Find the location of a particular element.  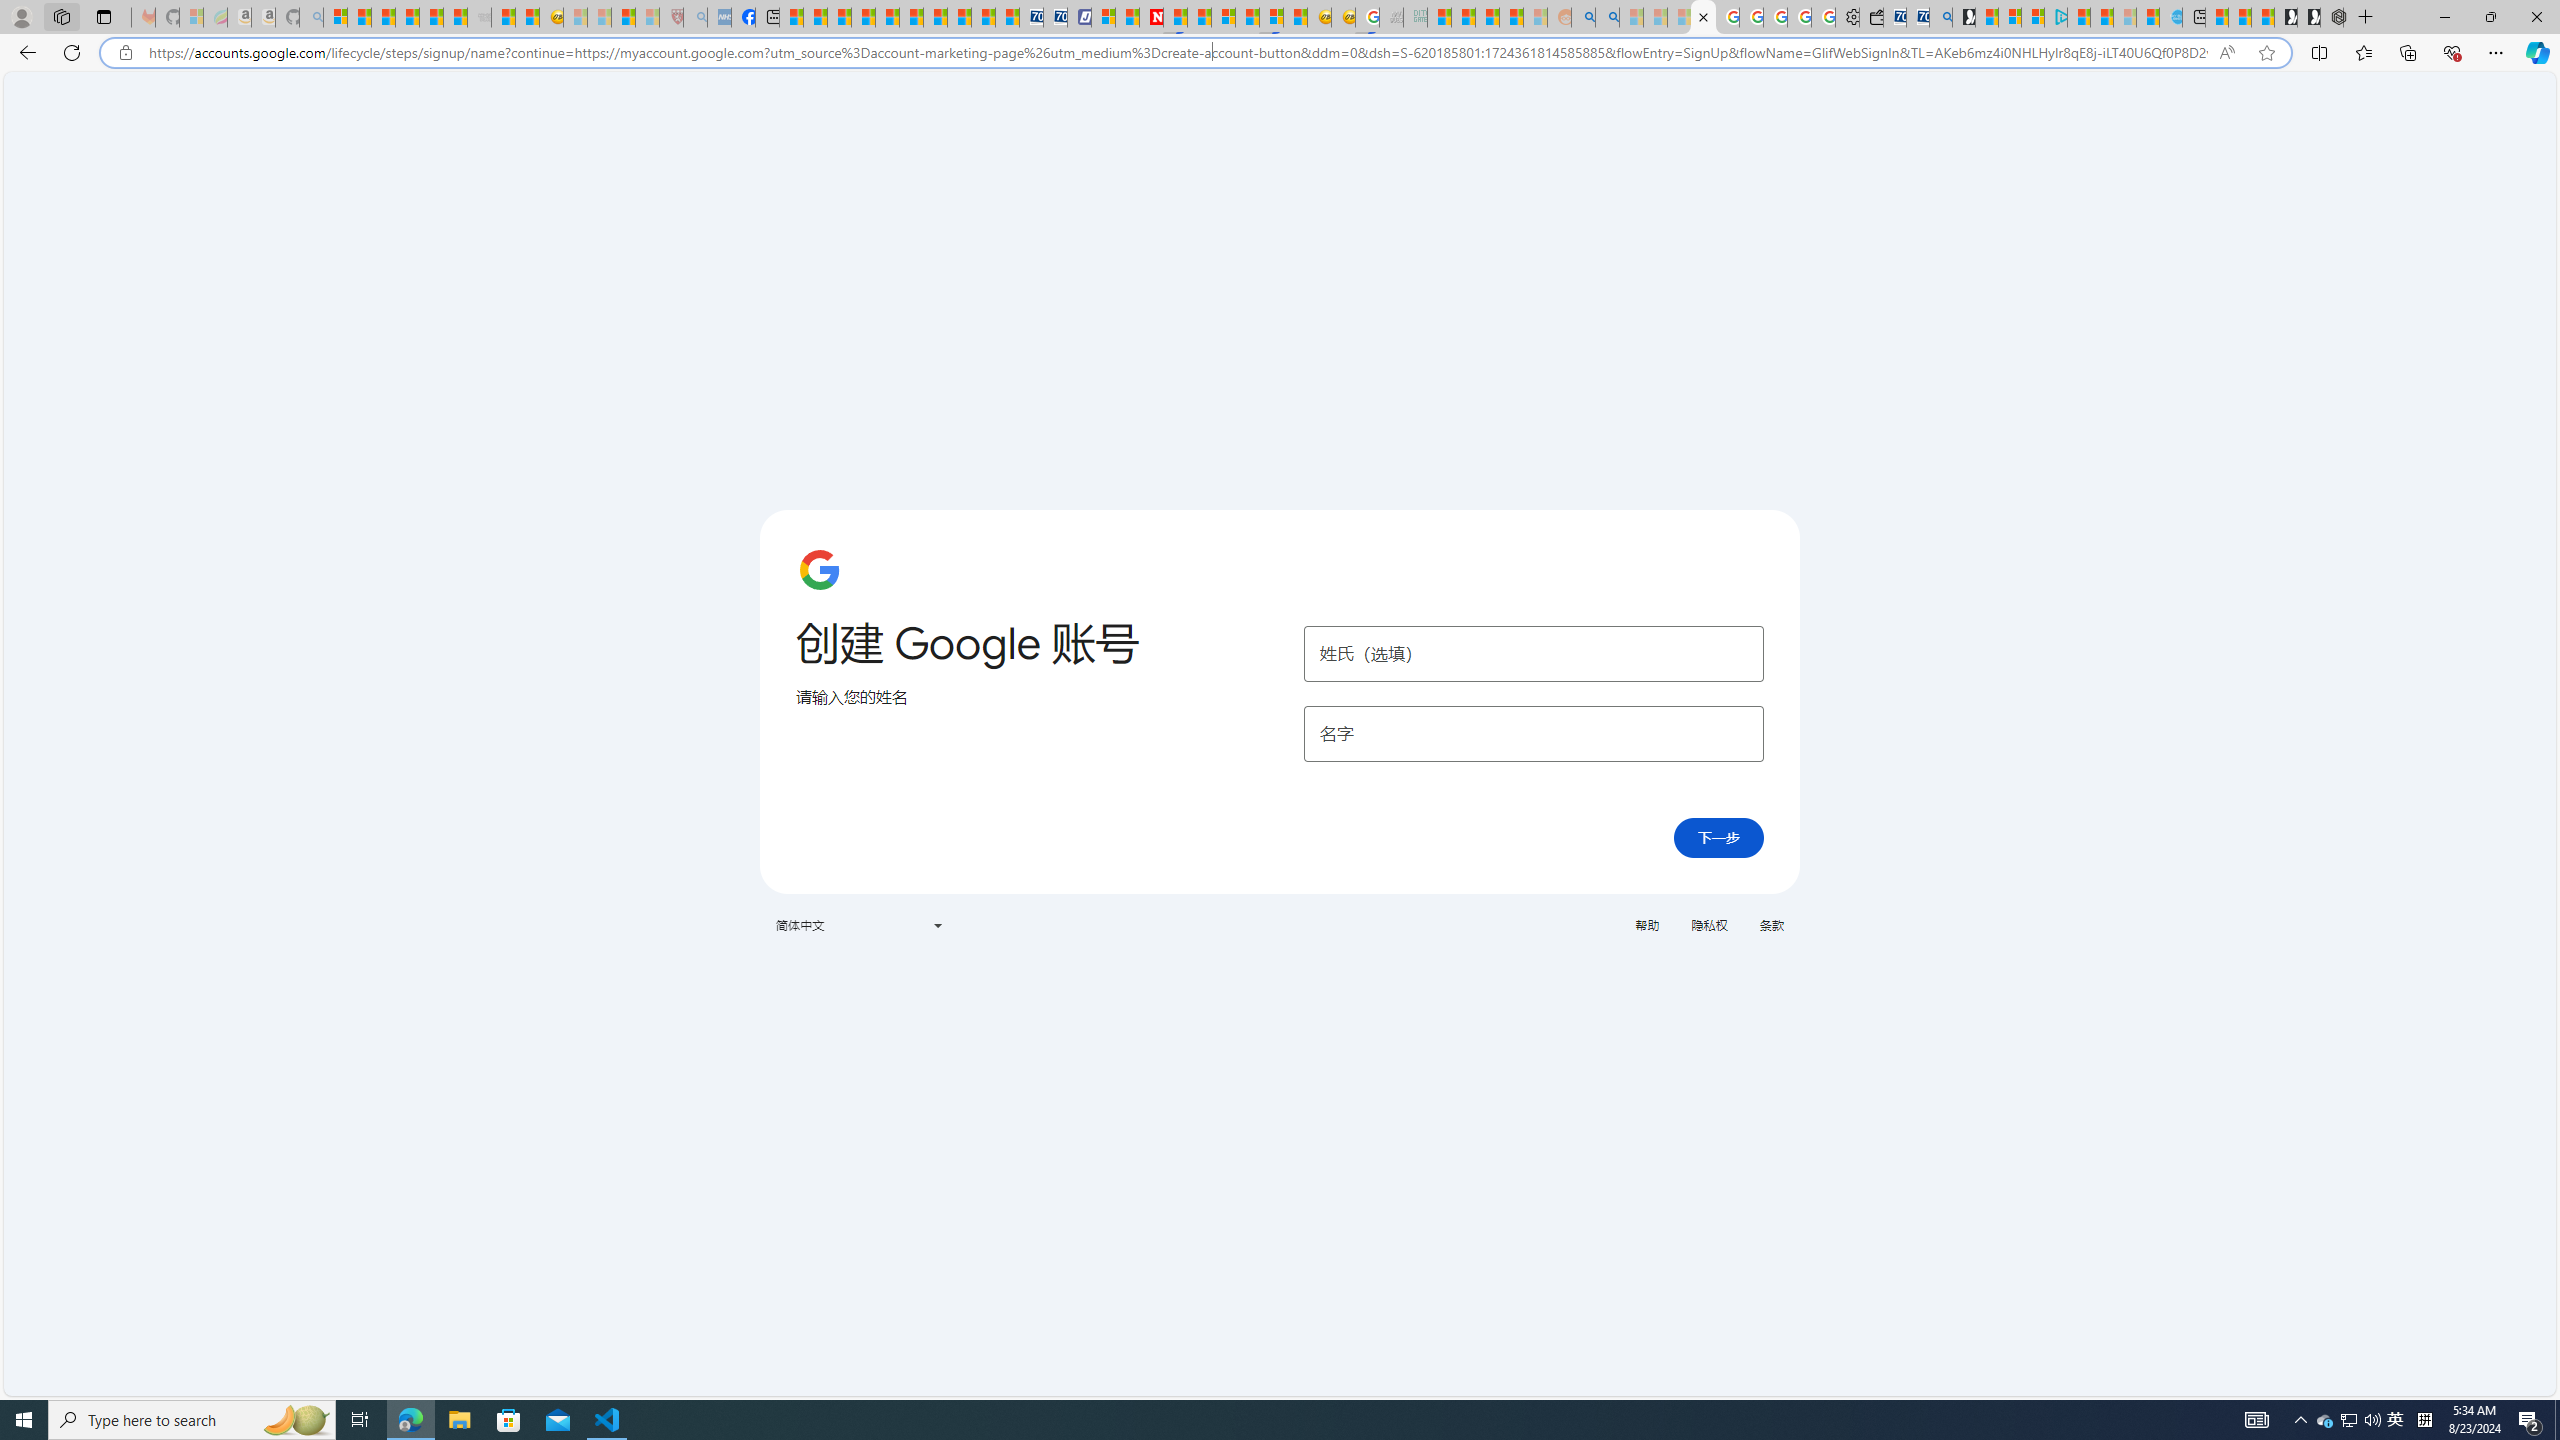

'The Weather Channel - MSN' is located at coordinates (383, 16).